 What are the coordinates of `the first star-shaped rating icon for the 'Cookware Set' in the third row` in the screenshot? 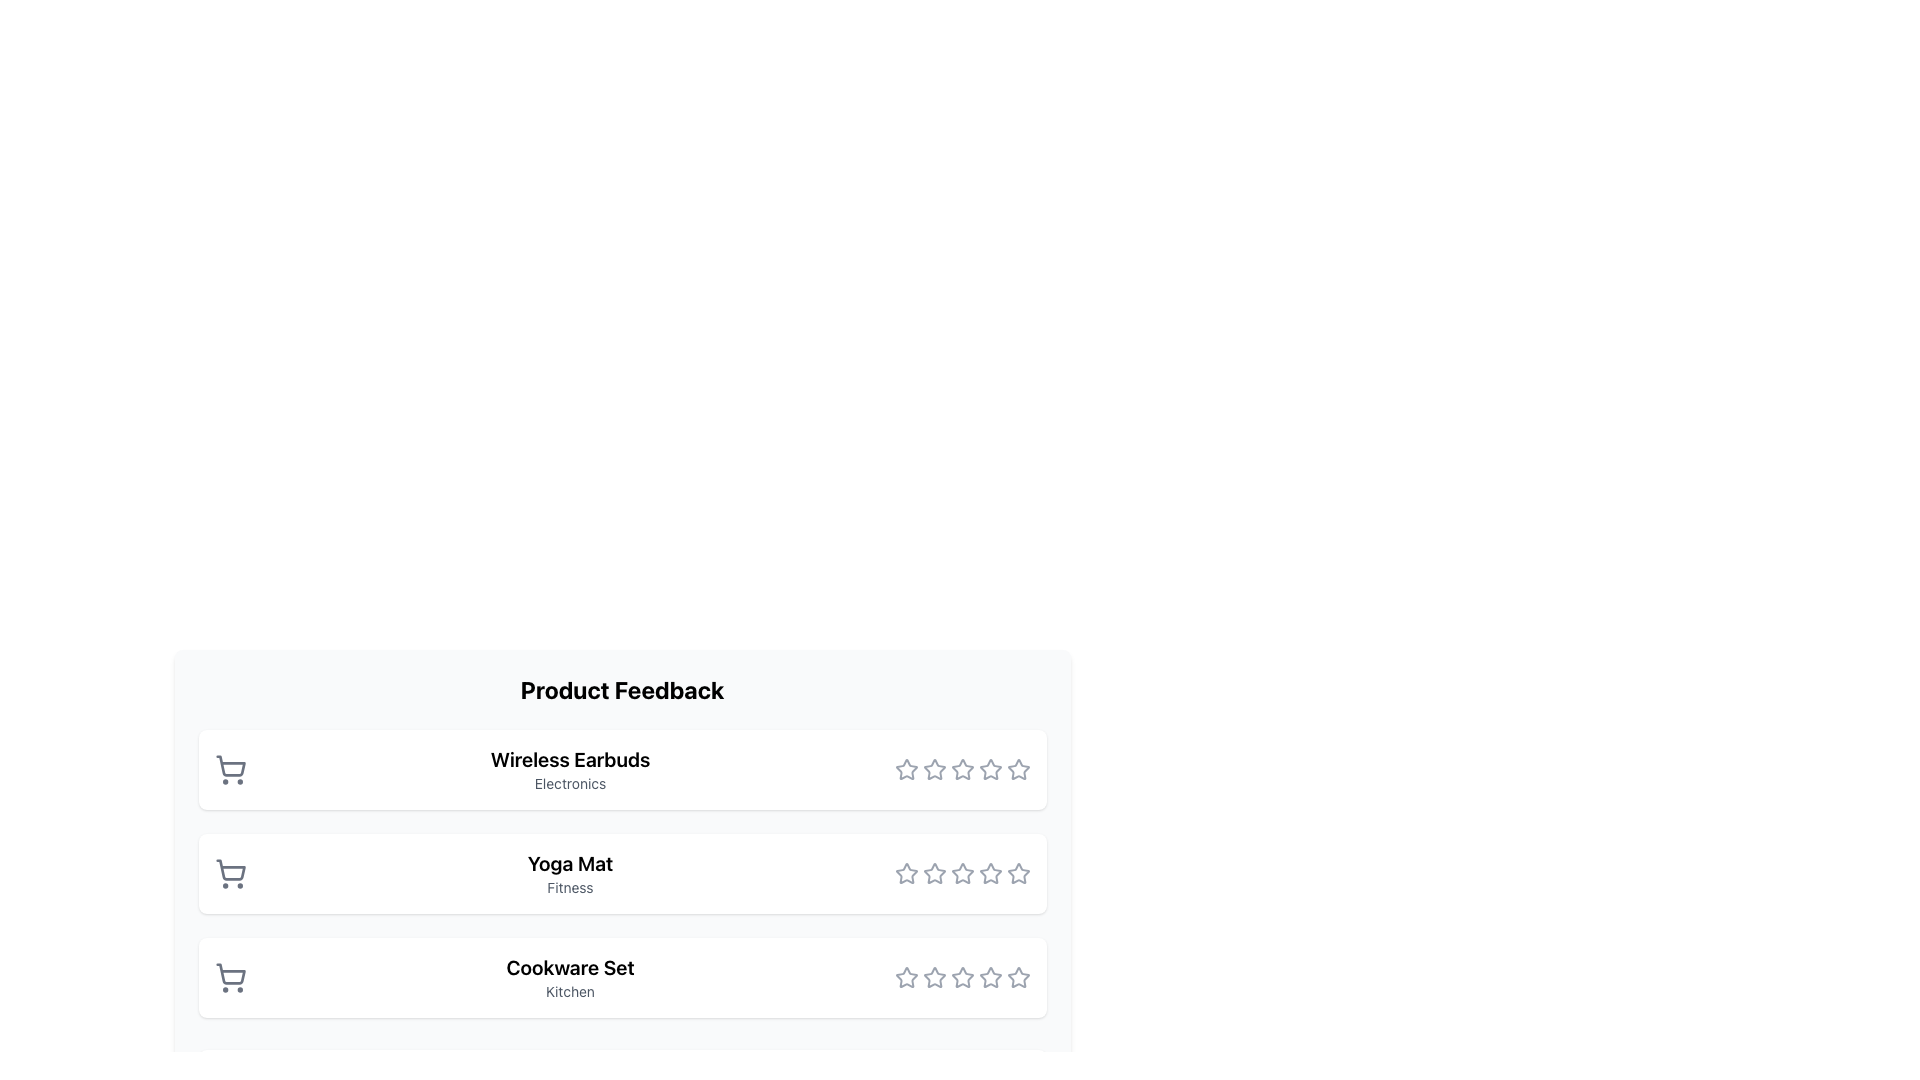 It's located at (905, 977).